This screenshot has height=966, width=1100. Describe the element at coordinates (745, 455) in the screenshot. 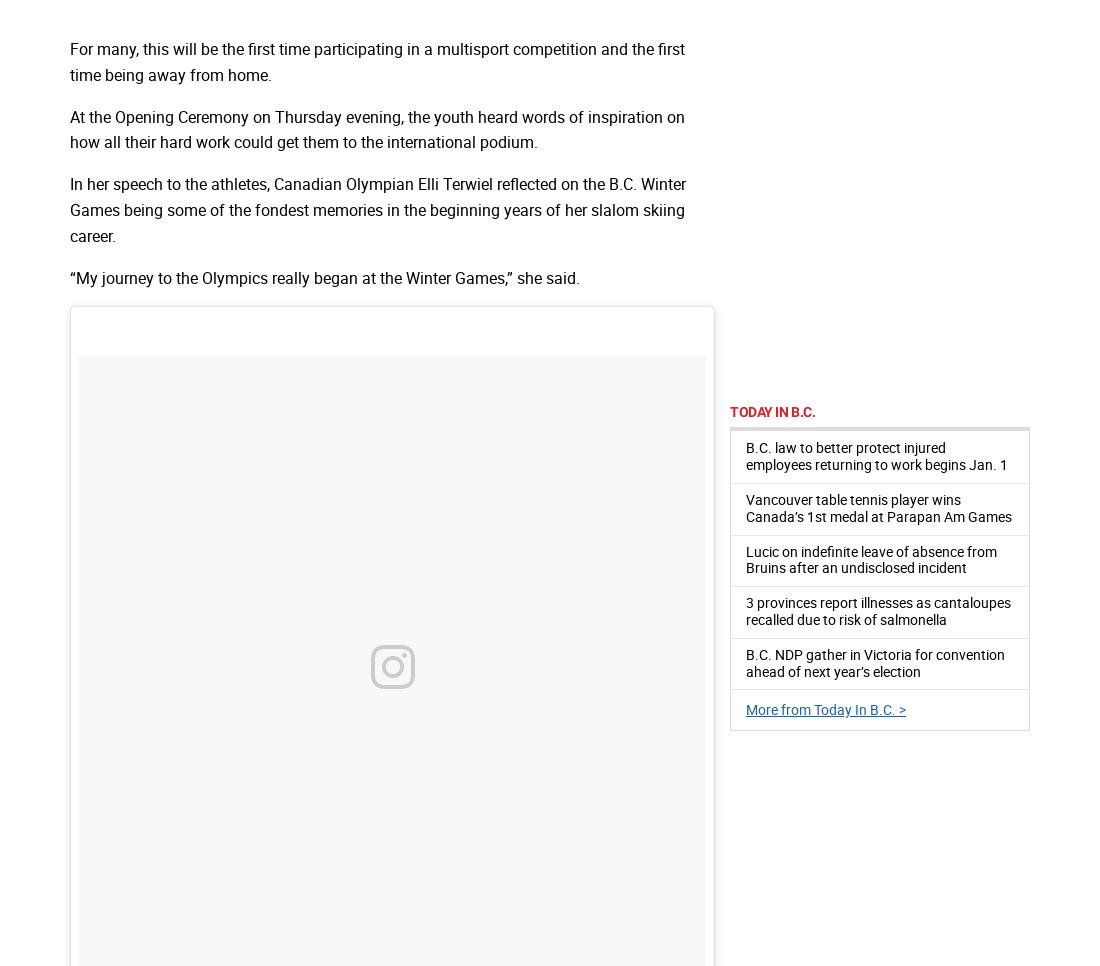

I see `'B.C. law to better protect injured employees returning to work begins Jan. 1'` at that location.